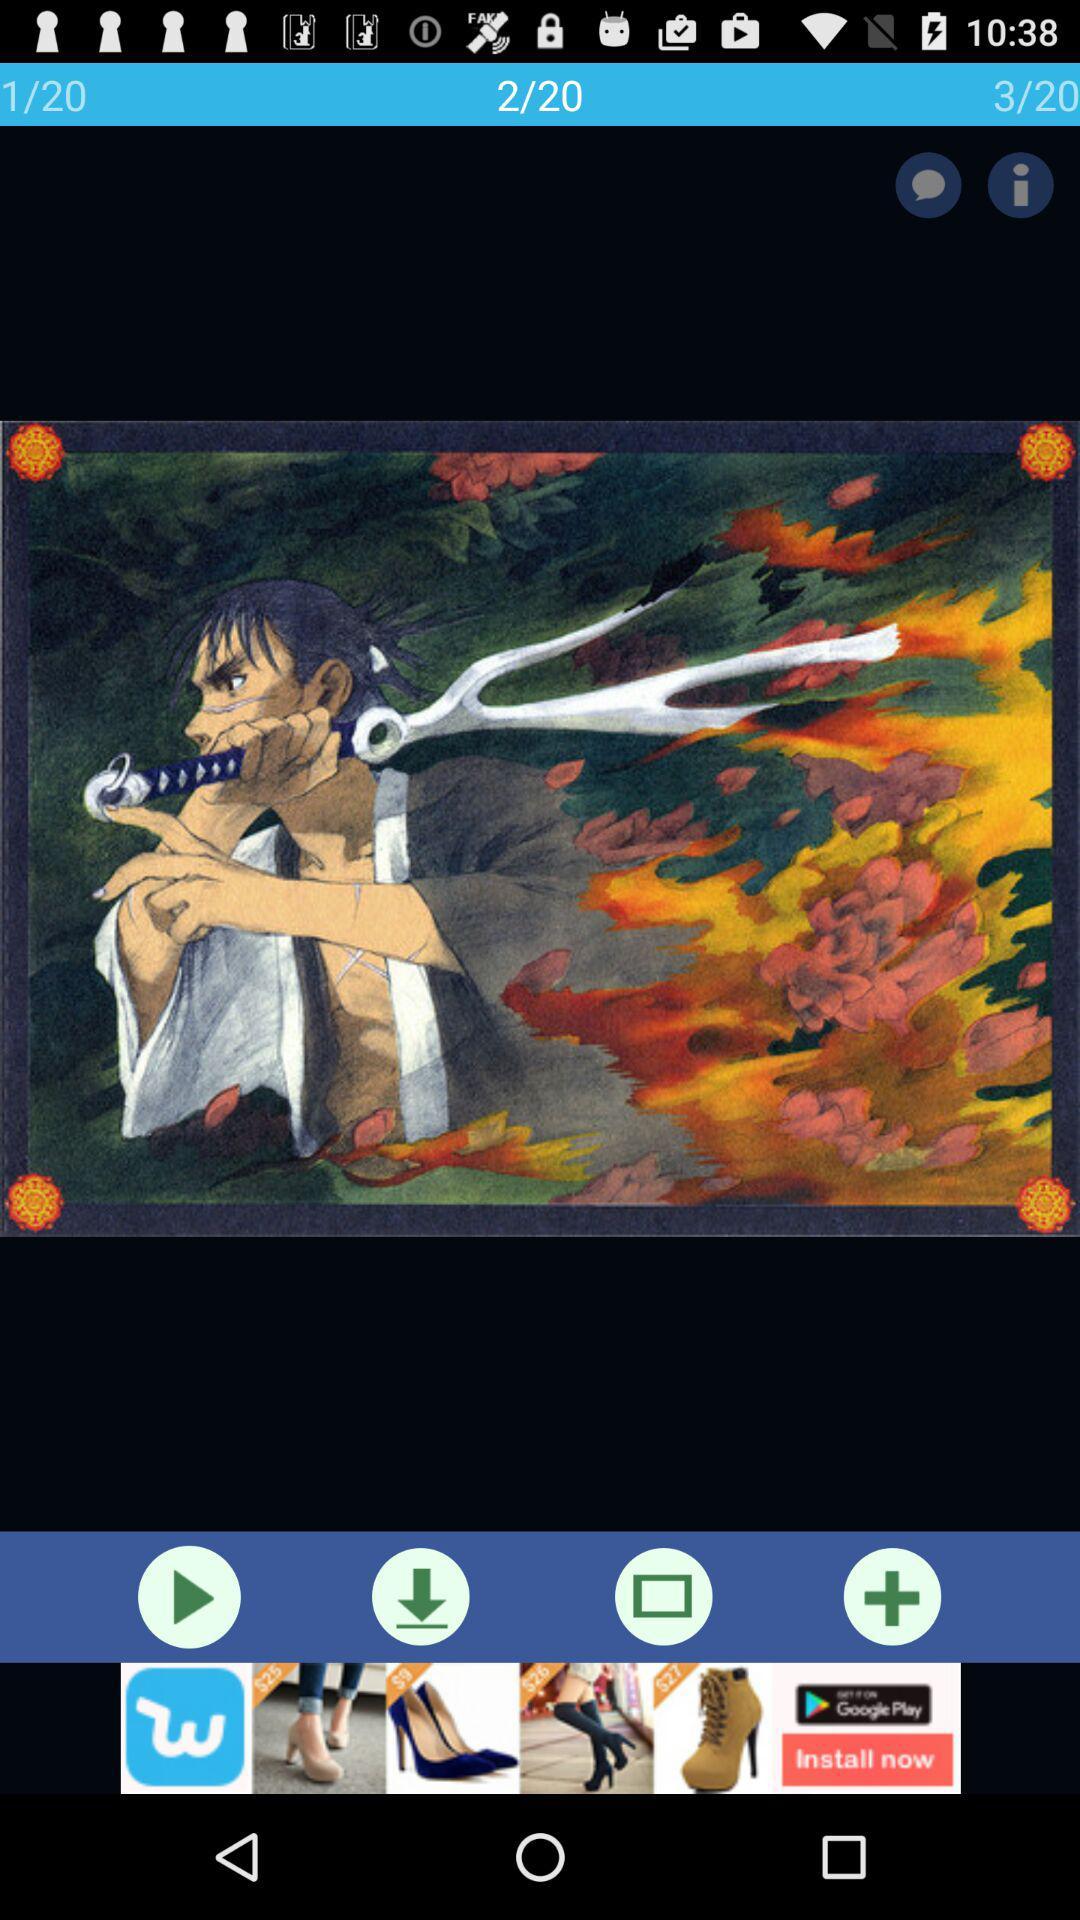  Describe the element at coordinates (1020, 185) in the screenshot. I see `info` at that location.